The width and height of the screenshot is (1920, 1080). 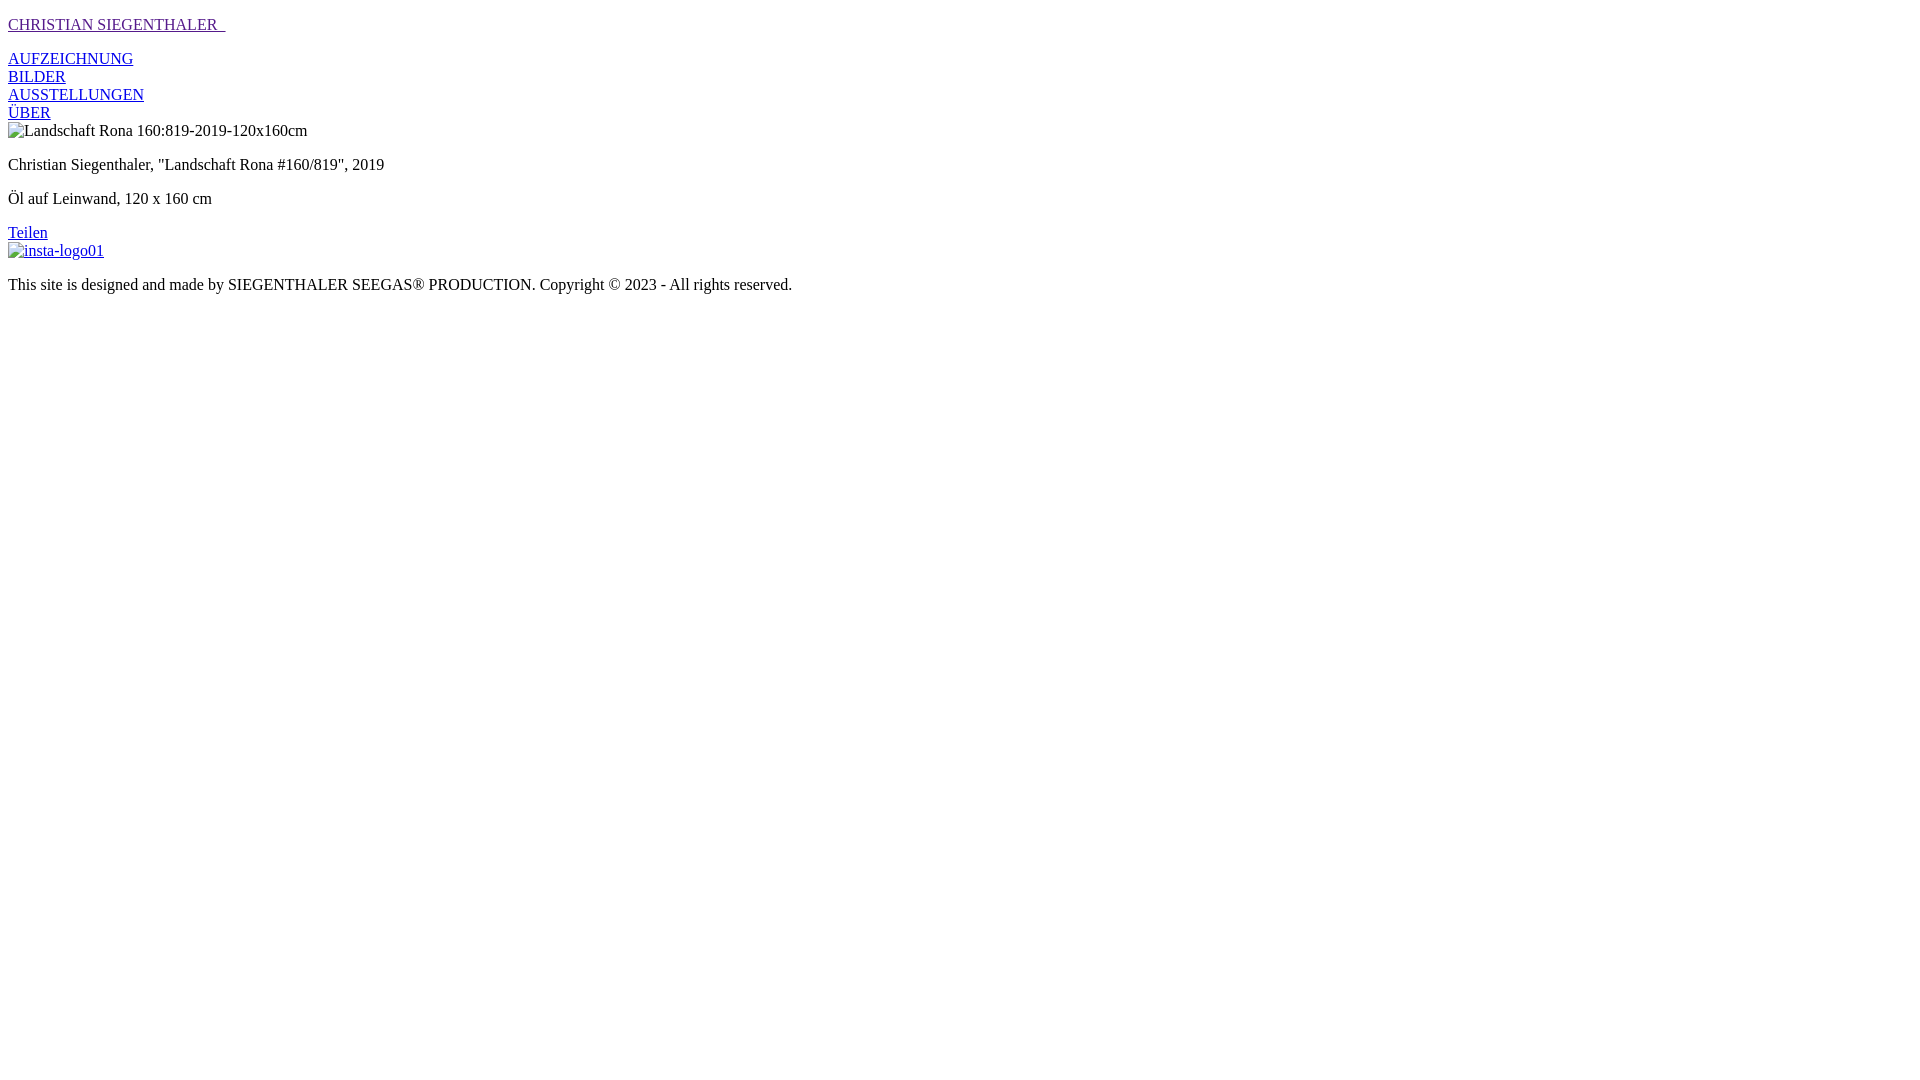 What do you see at coordinates (8, 57) in the screenshot?
I see `'AUFZEICHNUNG'` at bounding box center [8, 57].